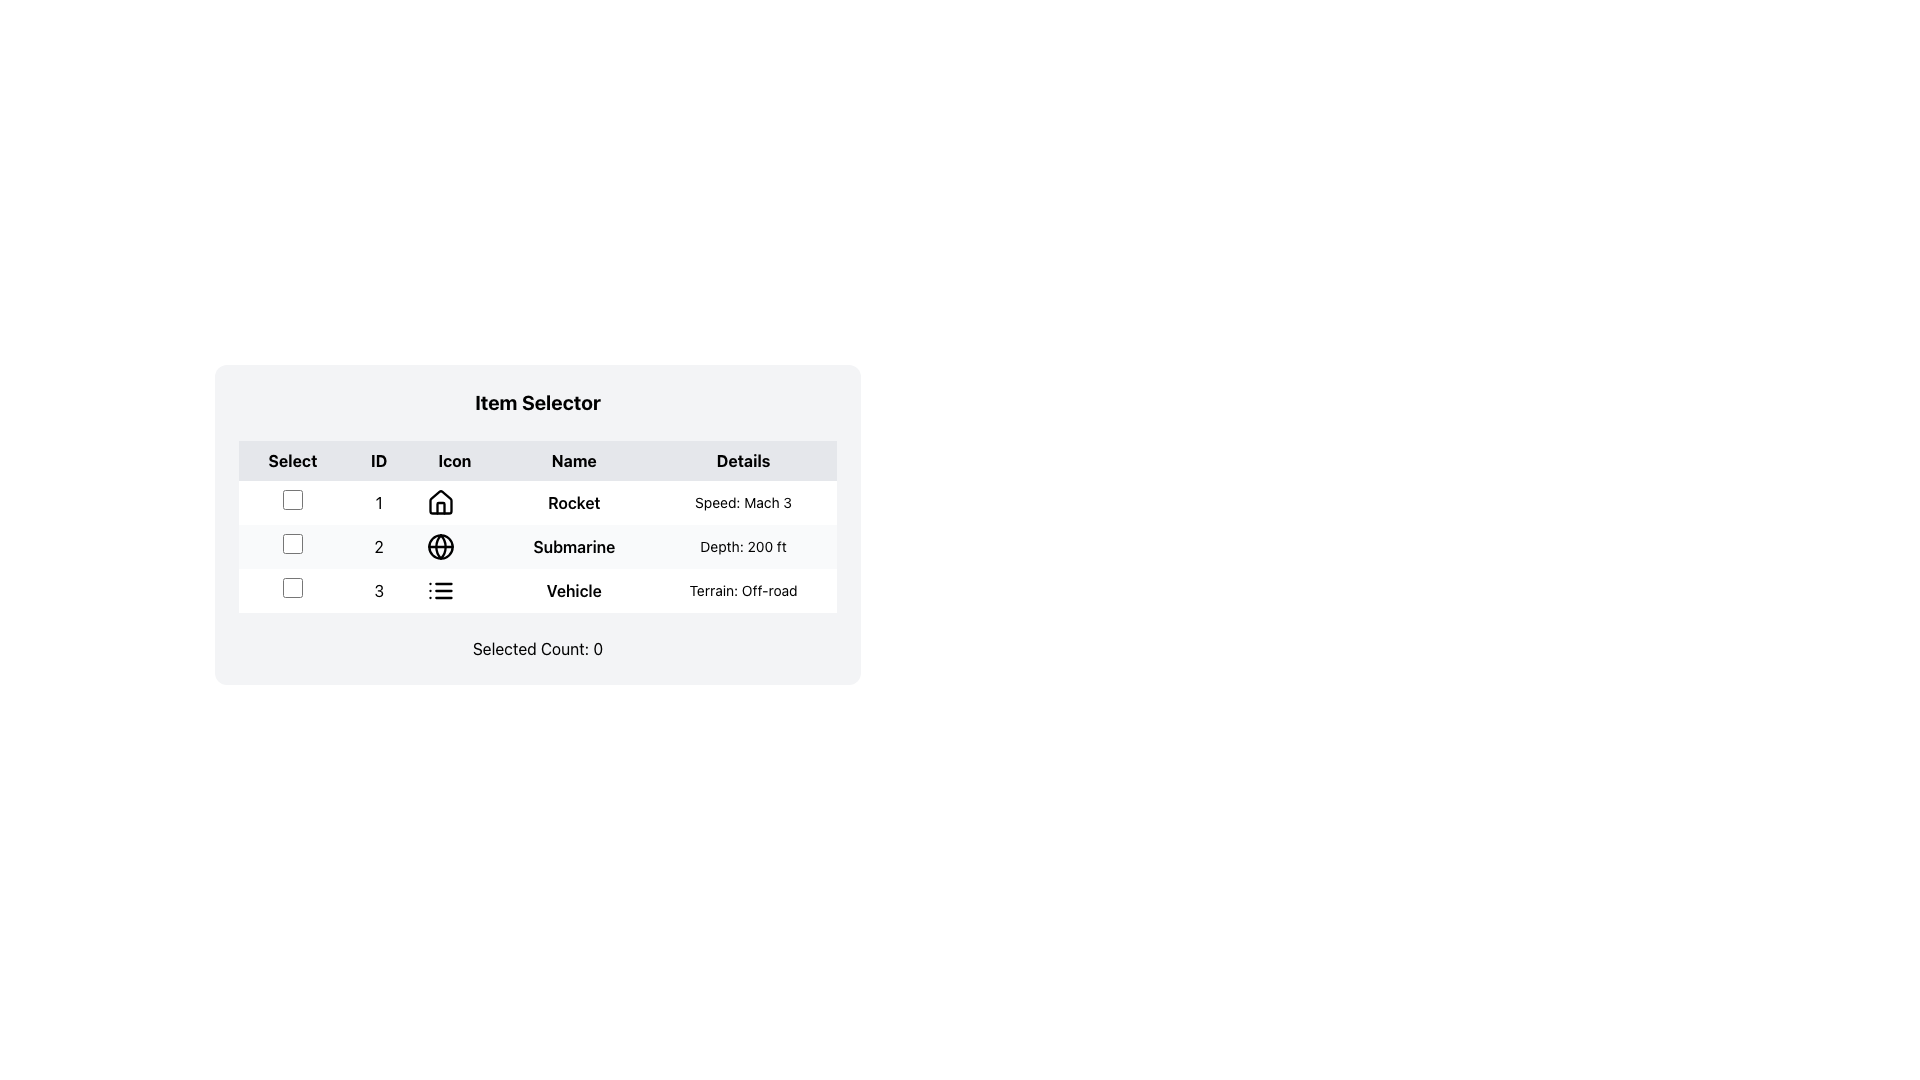 This screenshot has width=1920, height=1080. What do you see at coordinates (291, 589) in the screenshot?
I see `the checkbox in the third row under the 'Select' column` at bounding box center [291, 589].